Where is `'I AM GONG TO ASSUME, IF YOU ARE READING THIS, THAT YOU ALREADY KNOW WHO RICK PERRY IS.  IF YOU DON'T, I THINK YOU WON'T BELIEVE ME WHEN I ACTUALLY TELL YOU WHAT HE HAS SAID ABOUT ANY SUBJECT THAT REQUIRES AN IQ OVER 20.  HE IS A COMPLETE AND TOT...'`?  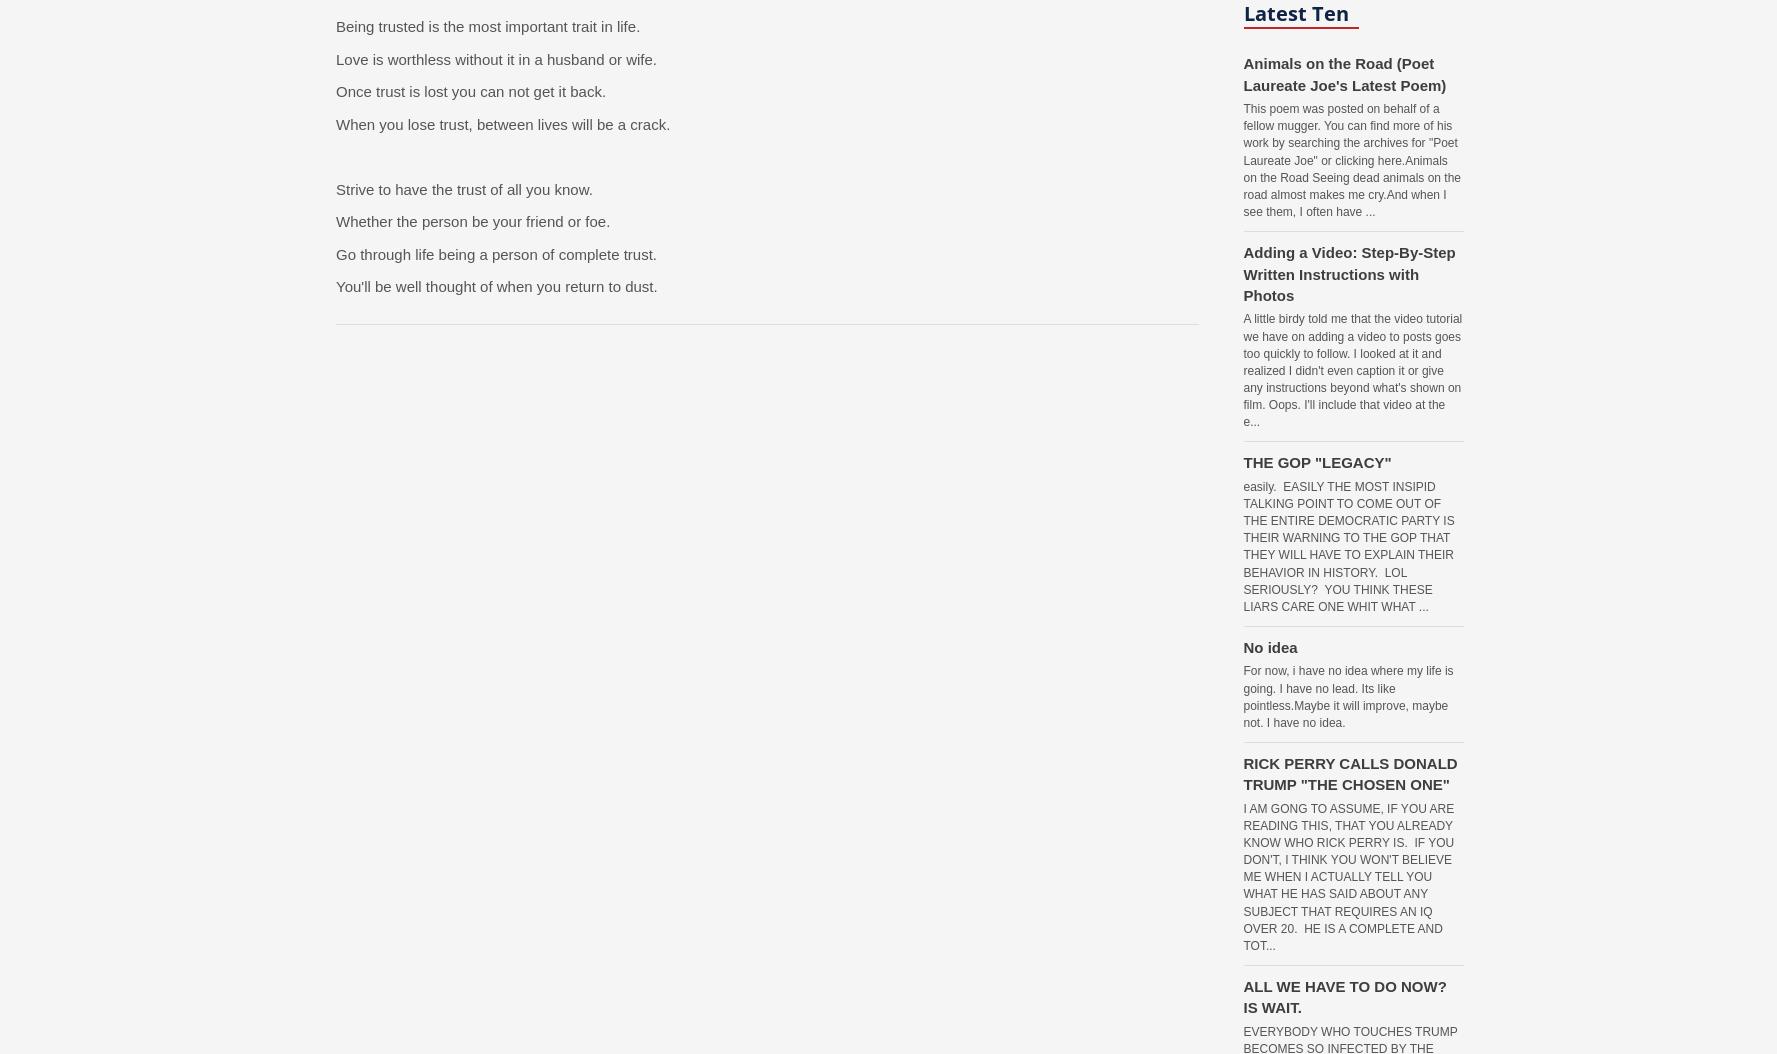
'I AM GONG TO ASSUME, IF YOU ARE READING THIS, THAT YOU ALREADY KNOW WHO RICK PERRY IS.  IF YOU DON'T, I THINK YOU WON'T BELIEVE ME WHEN I ACTUALLY TELL YOU WHAT HE HAS SAID ABOUT ANY SUBJECT THAT REQUIRES AN IQ OVER 20.  HE IS A COMPLETE AND TOT...' is located at coordinates (1348, 876).